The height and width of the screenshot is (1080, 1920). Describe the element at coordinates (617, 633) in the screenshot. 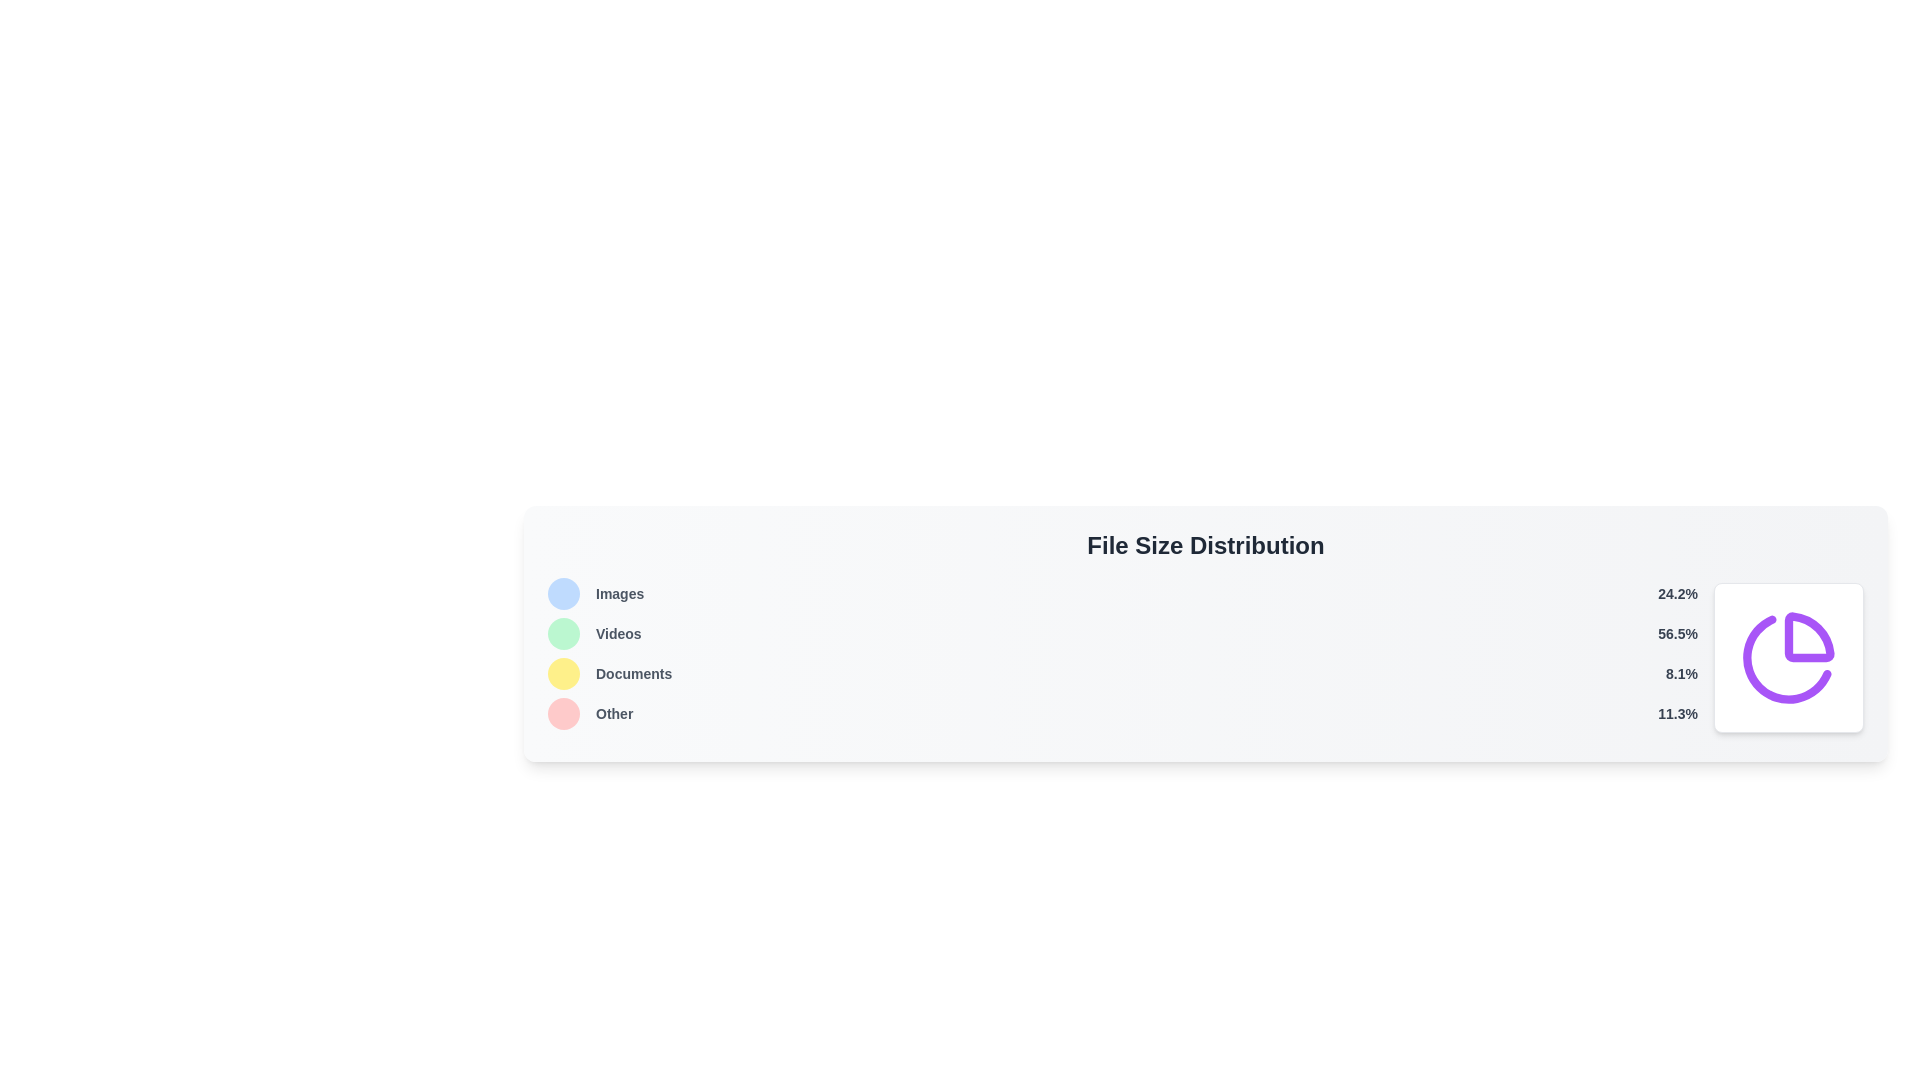

I see `'Videos' label which is styled in gray color, located in the 'File Size Distribution' section, and positioned next to the 'Images' label above it and '56.5%' on its right` at that location.